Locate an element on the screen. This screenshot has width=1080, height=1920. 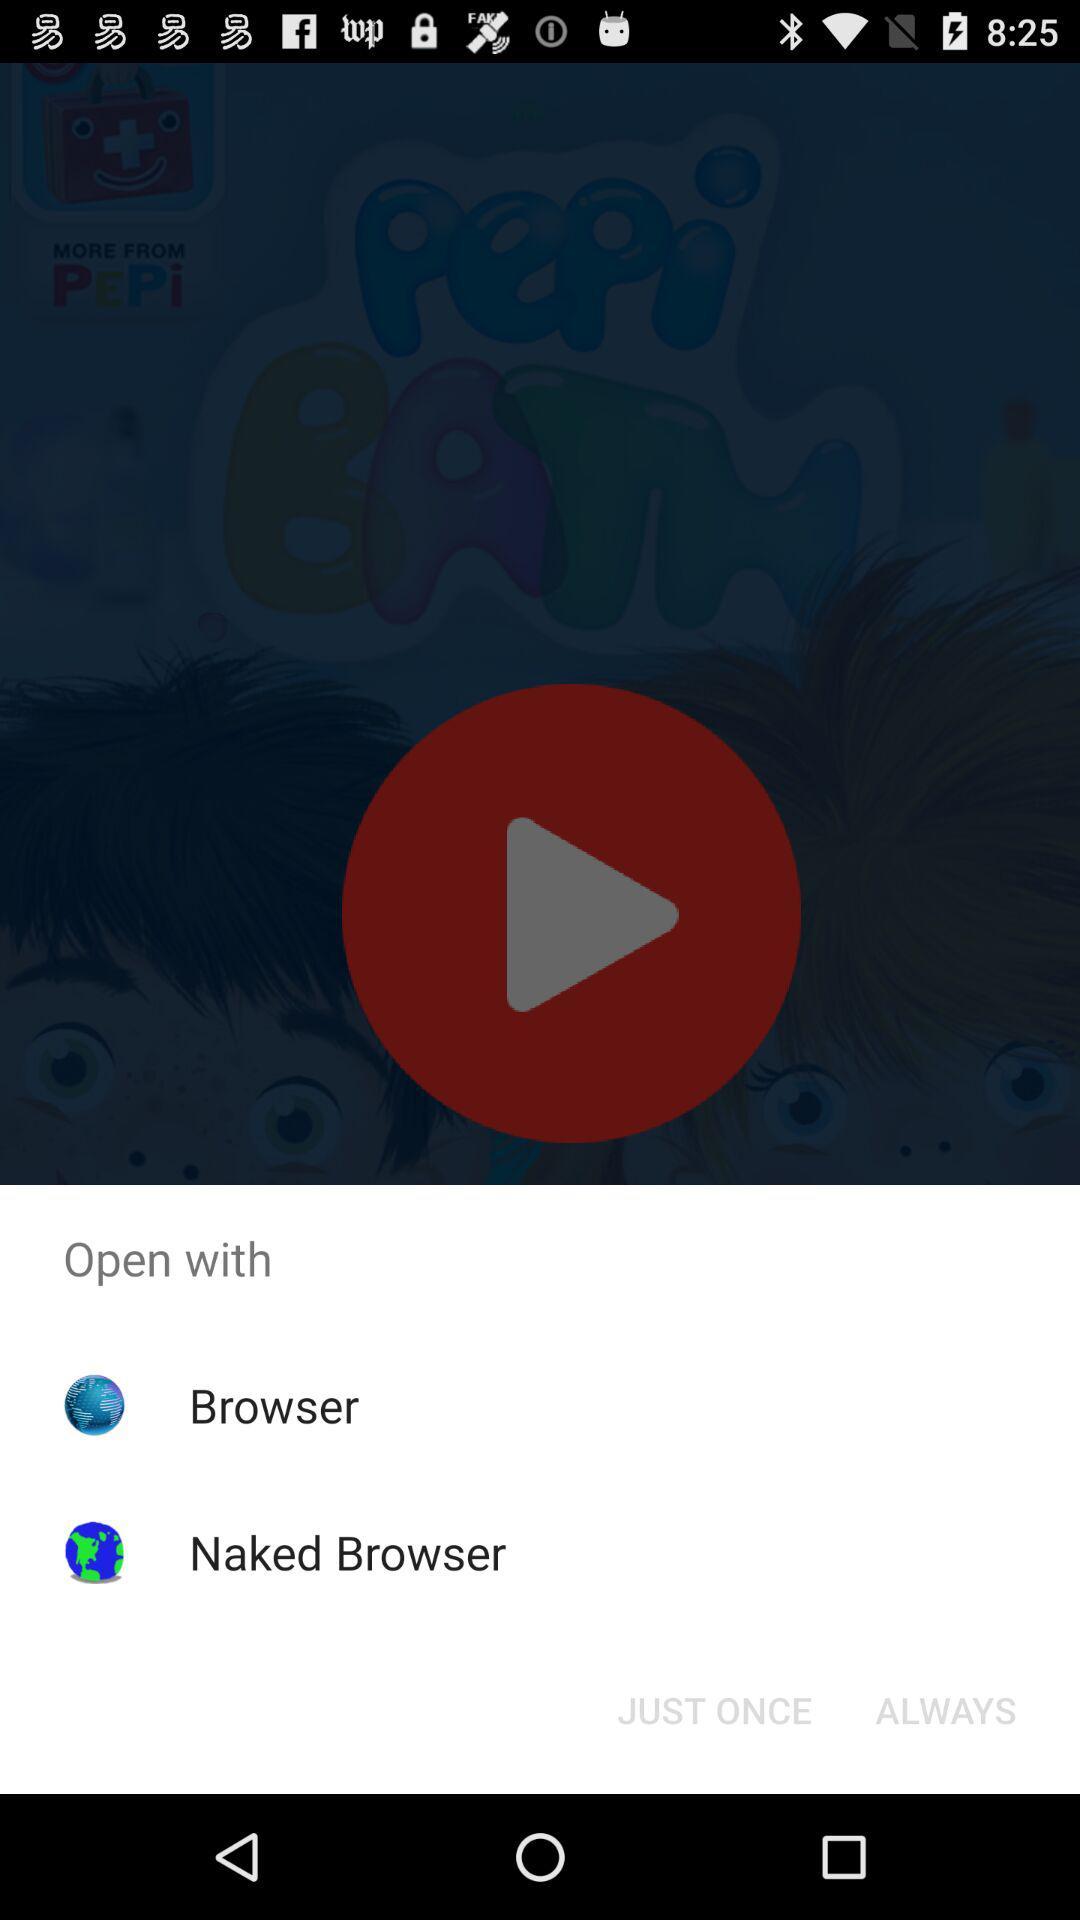
the item next to always is located at coordinates (713, 1708).